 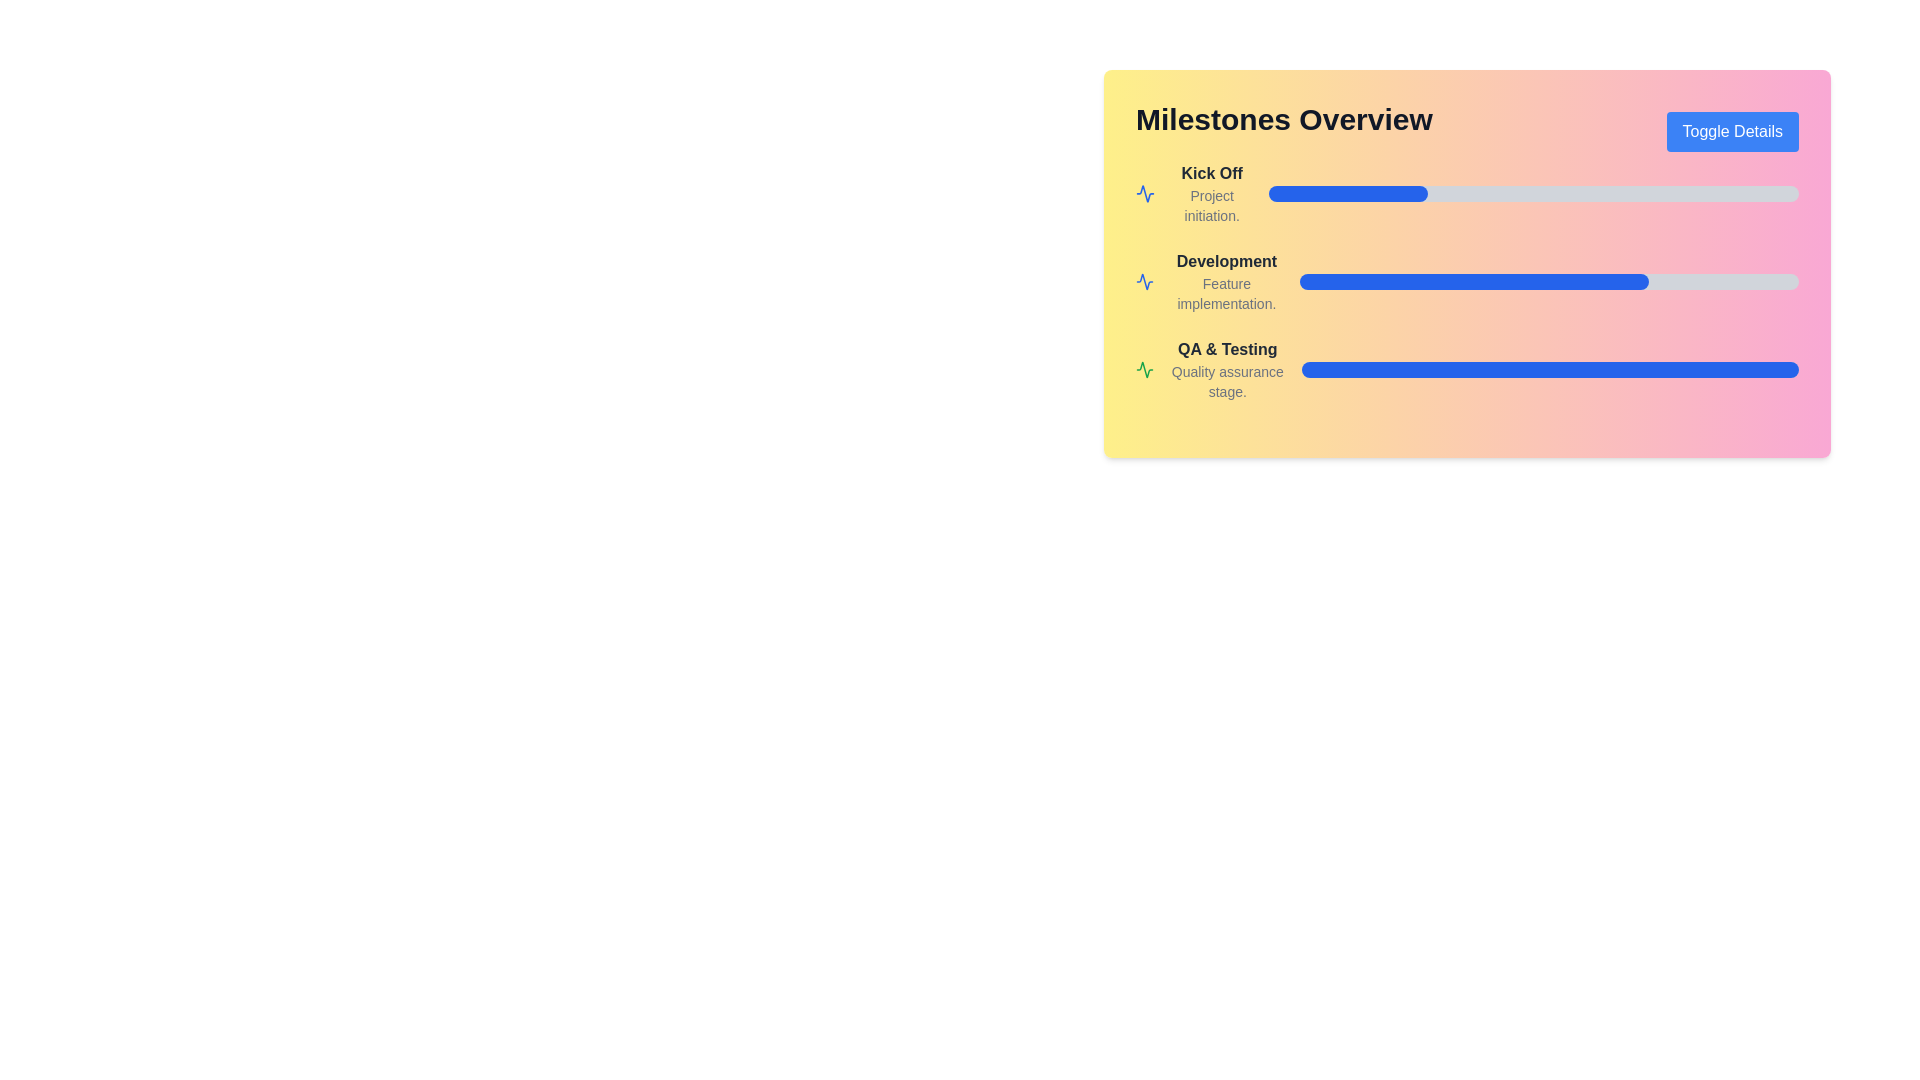 What do you see at coordinates (1226, 370) in the screenshot?
I see `the Text Label element containing the bold title 'QA & Testing' and the descriptive text 'Quality assurance stage.' located in the Milestones Overview section` at bounding box center [1226, 370].